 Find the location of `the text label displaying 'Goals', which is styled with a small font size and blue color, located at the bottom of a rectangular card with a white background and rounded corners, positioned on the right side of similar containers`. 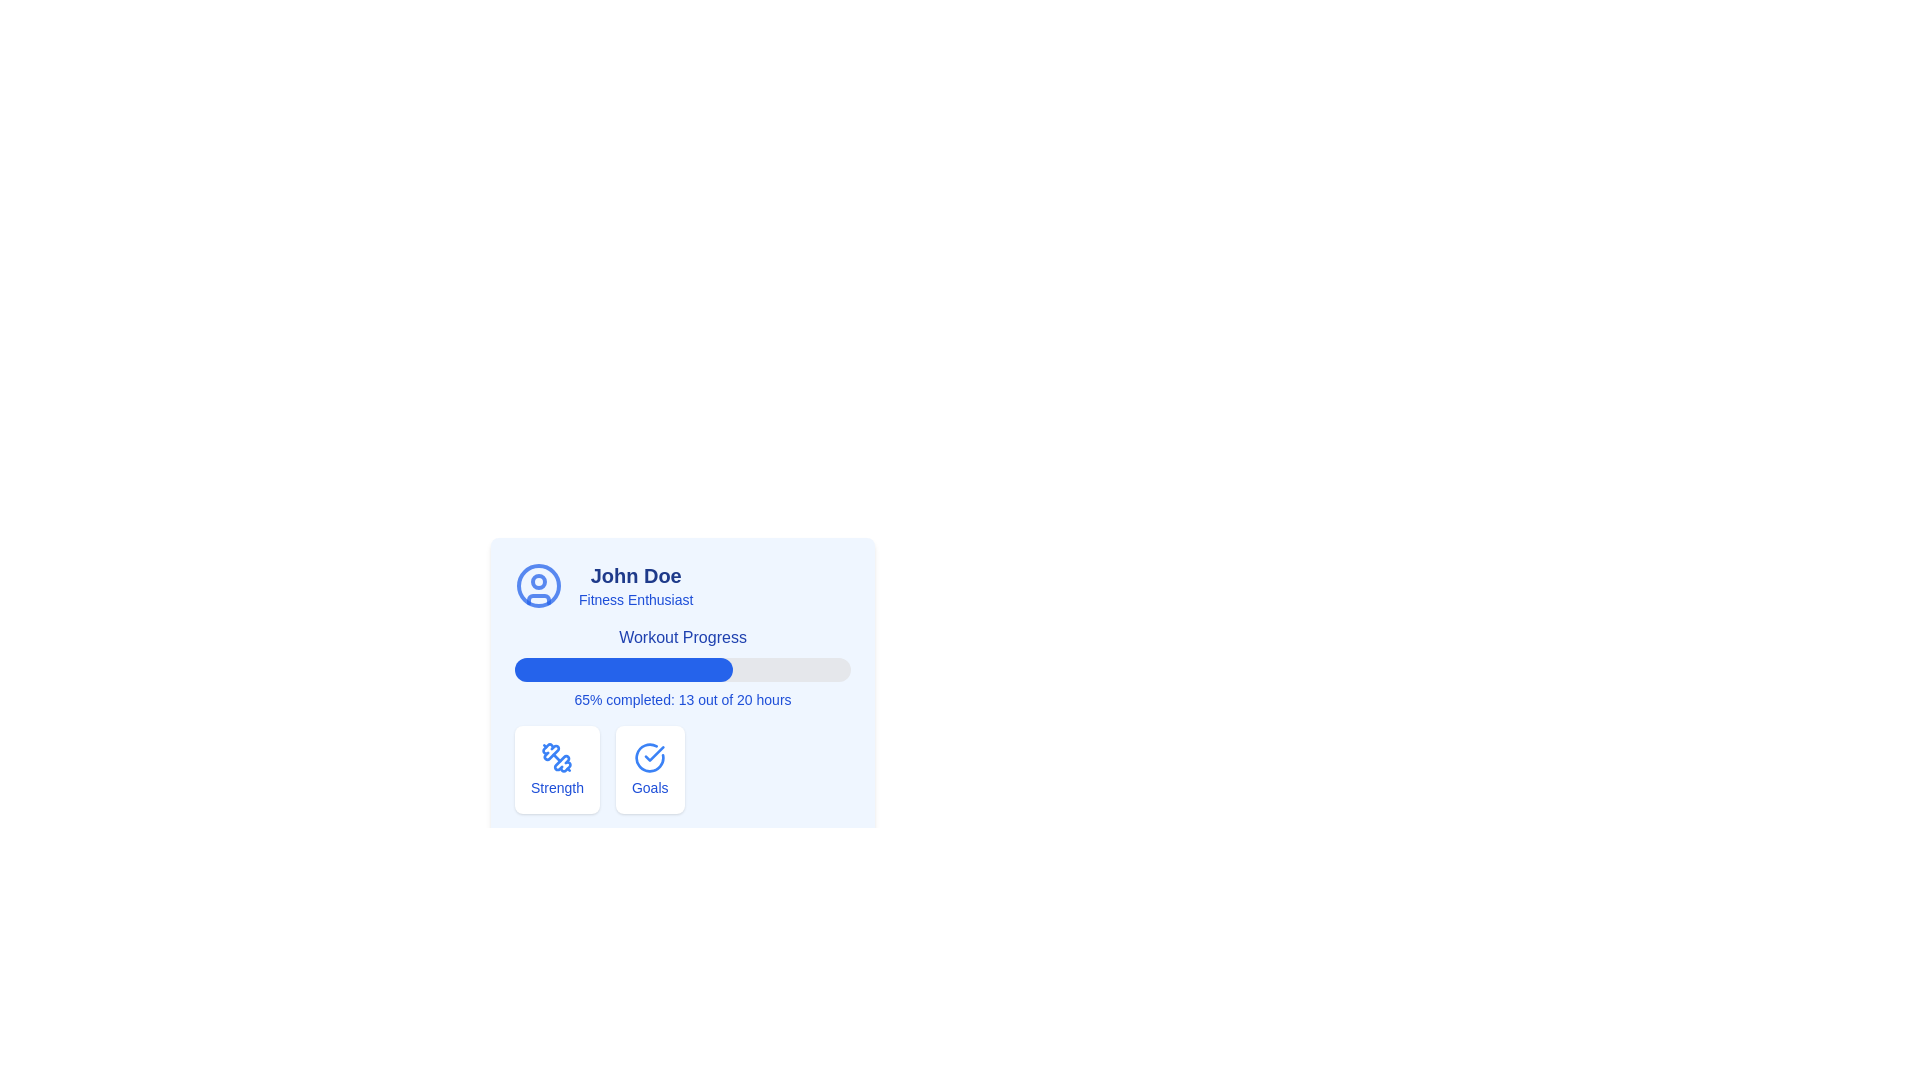

the text label displaying 'Goals', which is styled with a small font size and blue color, located at the bottom of a rectangular card with a white background and rounded corners, positioned on the right side of similar containers is located at coordinates (650, 786).